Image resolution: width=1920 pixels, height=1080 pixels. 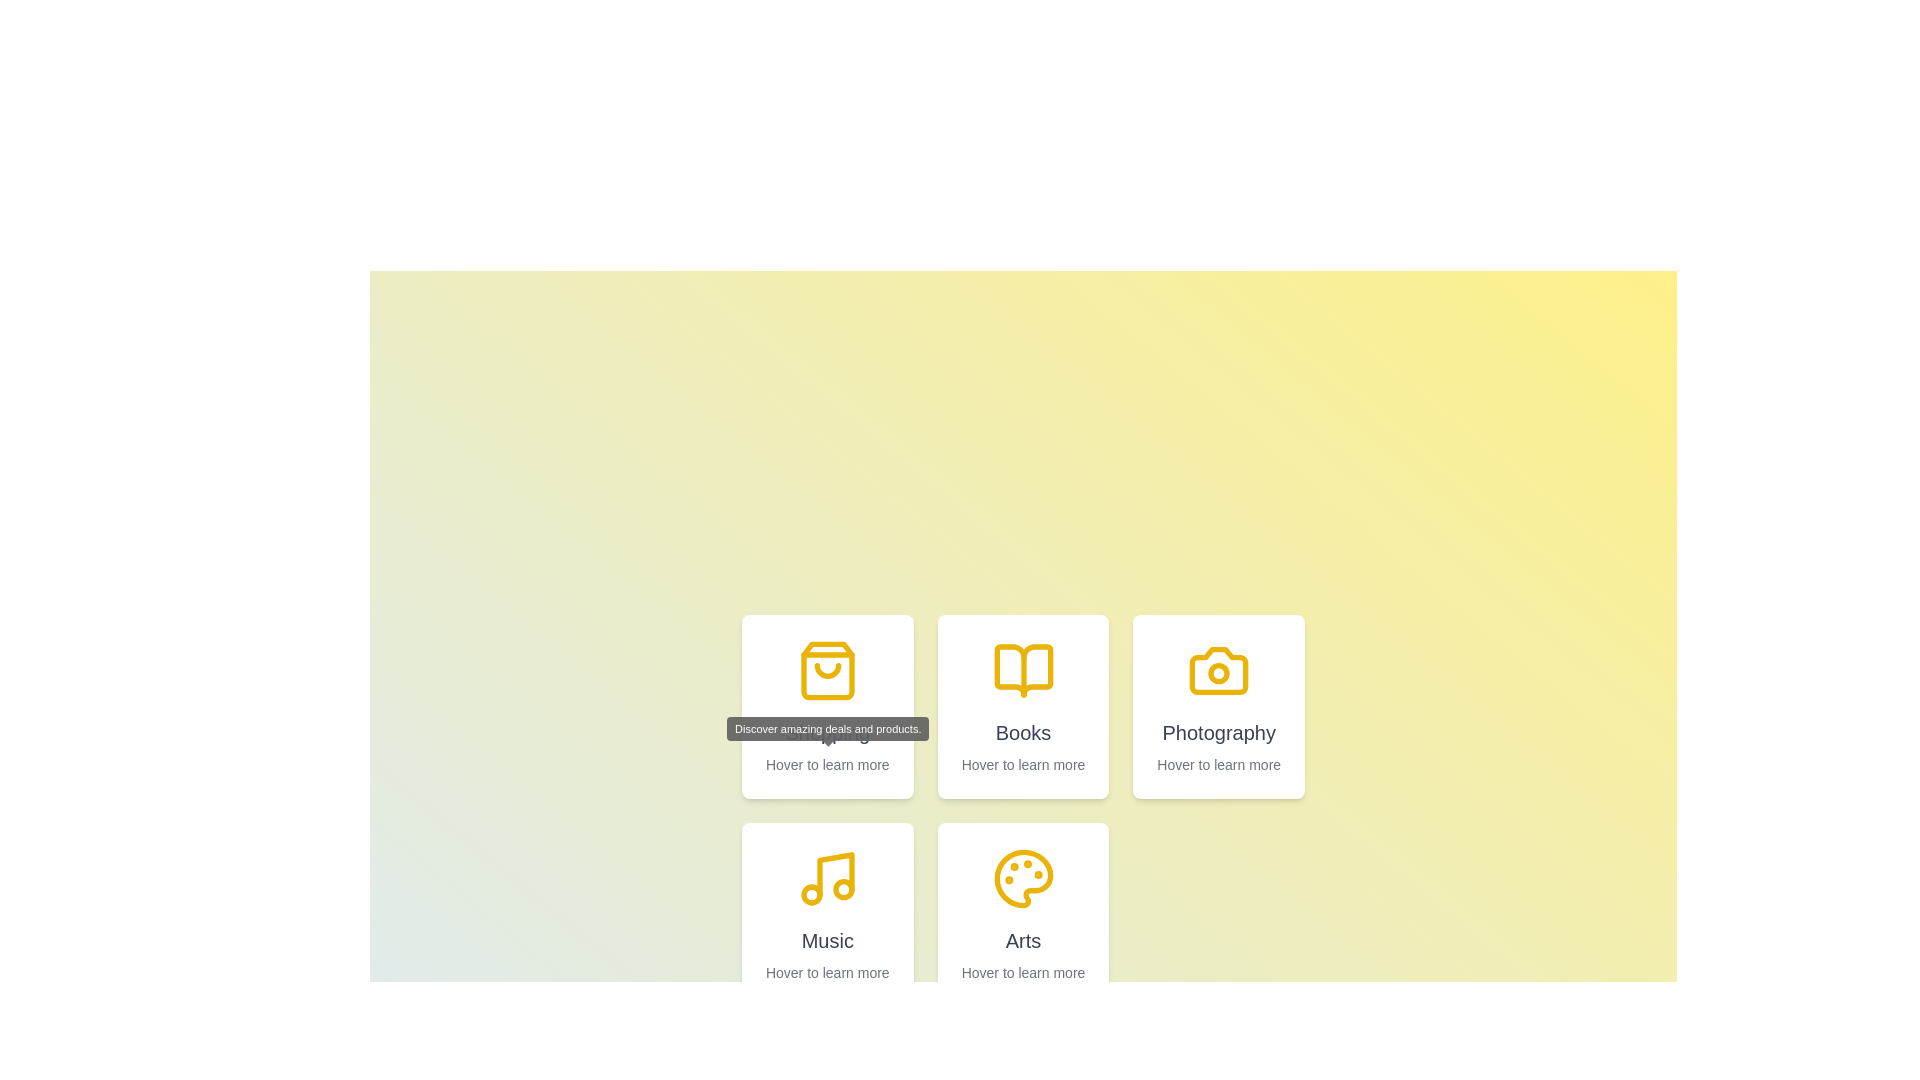 I want to click on the static text label 'Music' located at the bottom-center of its card in the grid layout, which serves as a title for the associated content, so click(x=827, y=941).